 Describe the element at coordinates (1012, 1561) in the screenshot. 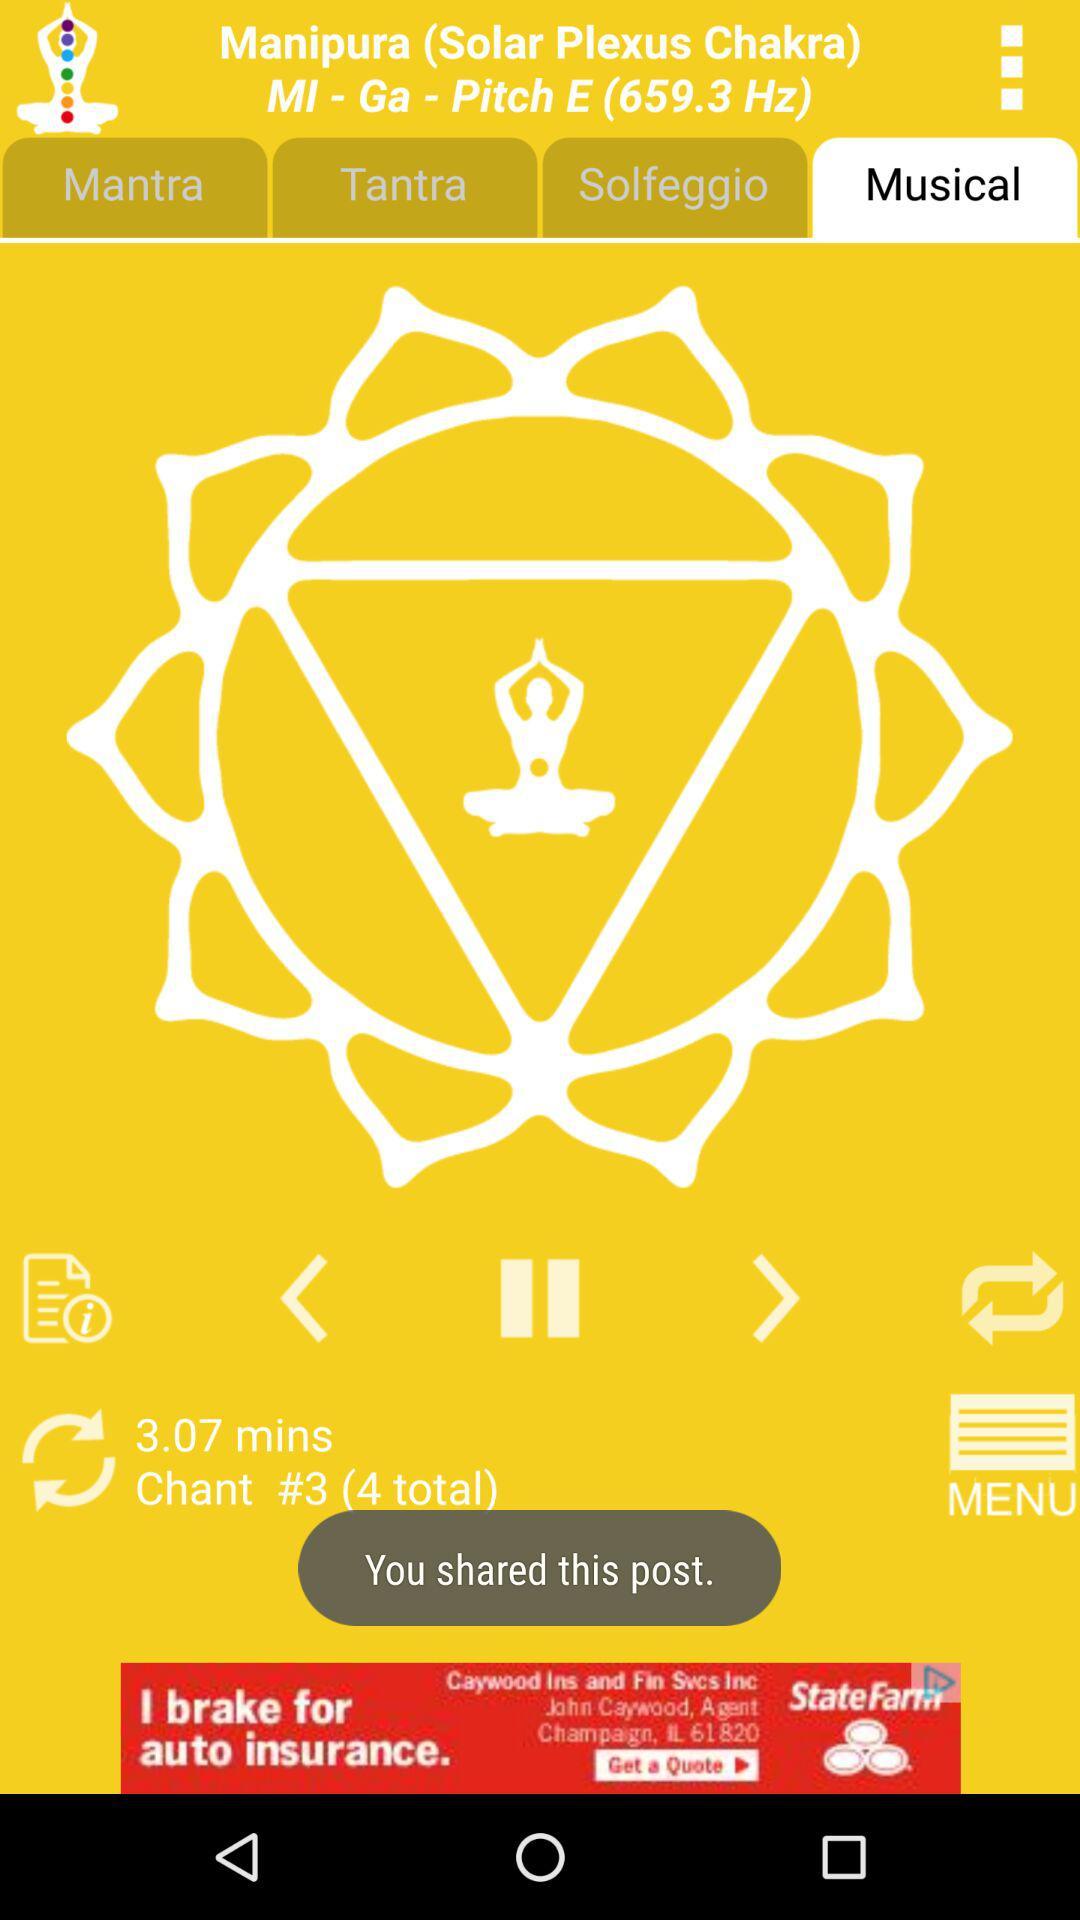

I see `the menu icon` at that location.